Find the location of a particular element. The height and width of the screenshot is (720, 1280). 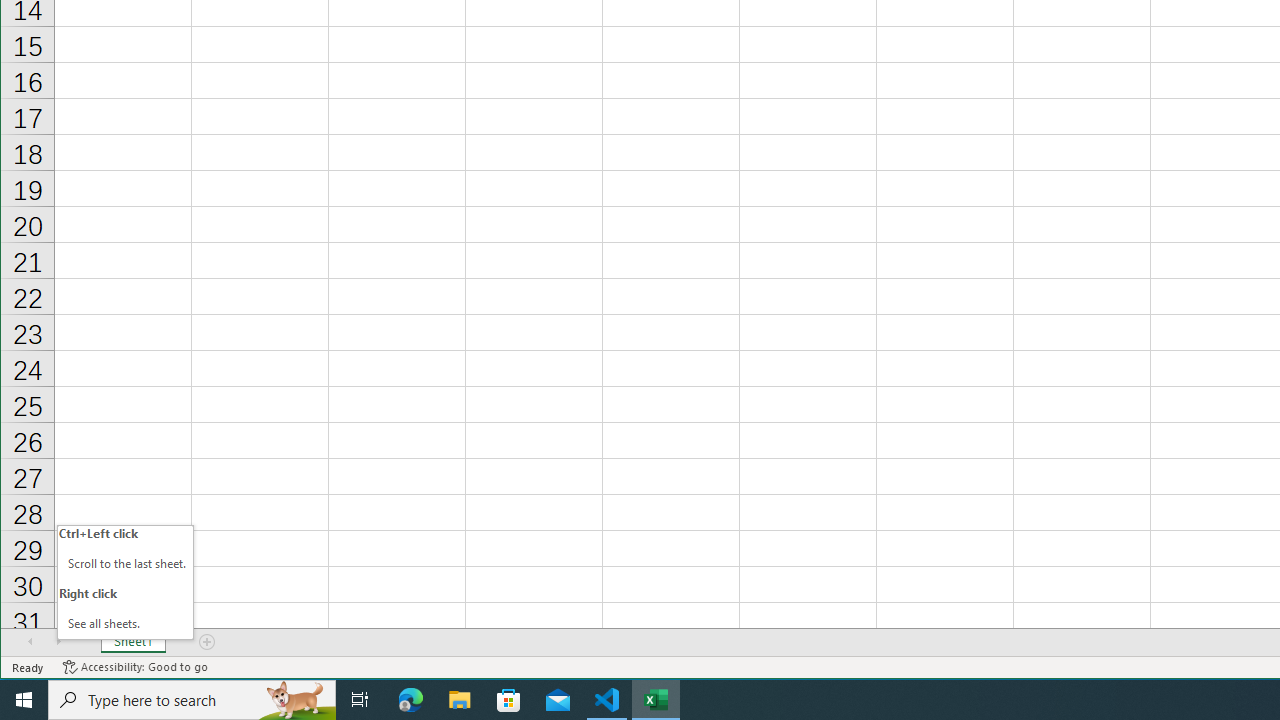

'Excel - 1 running window' is located at coordinates (656, 698).